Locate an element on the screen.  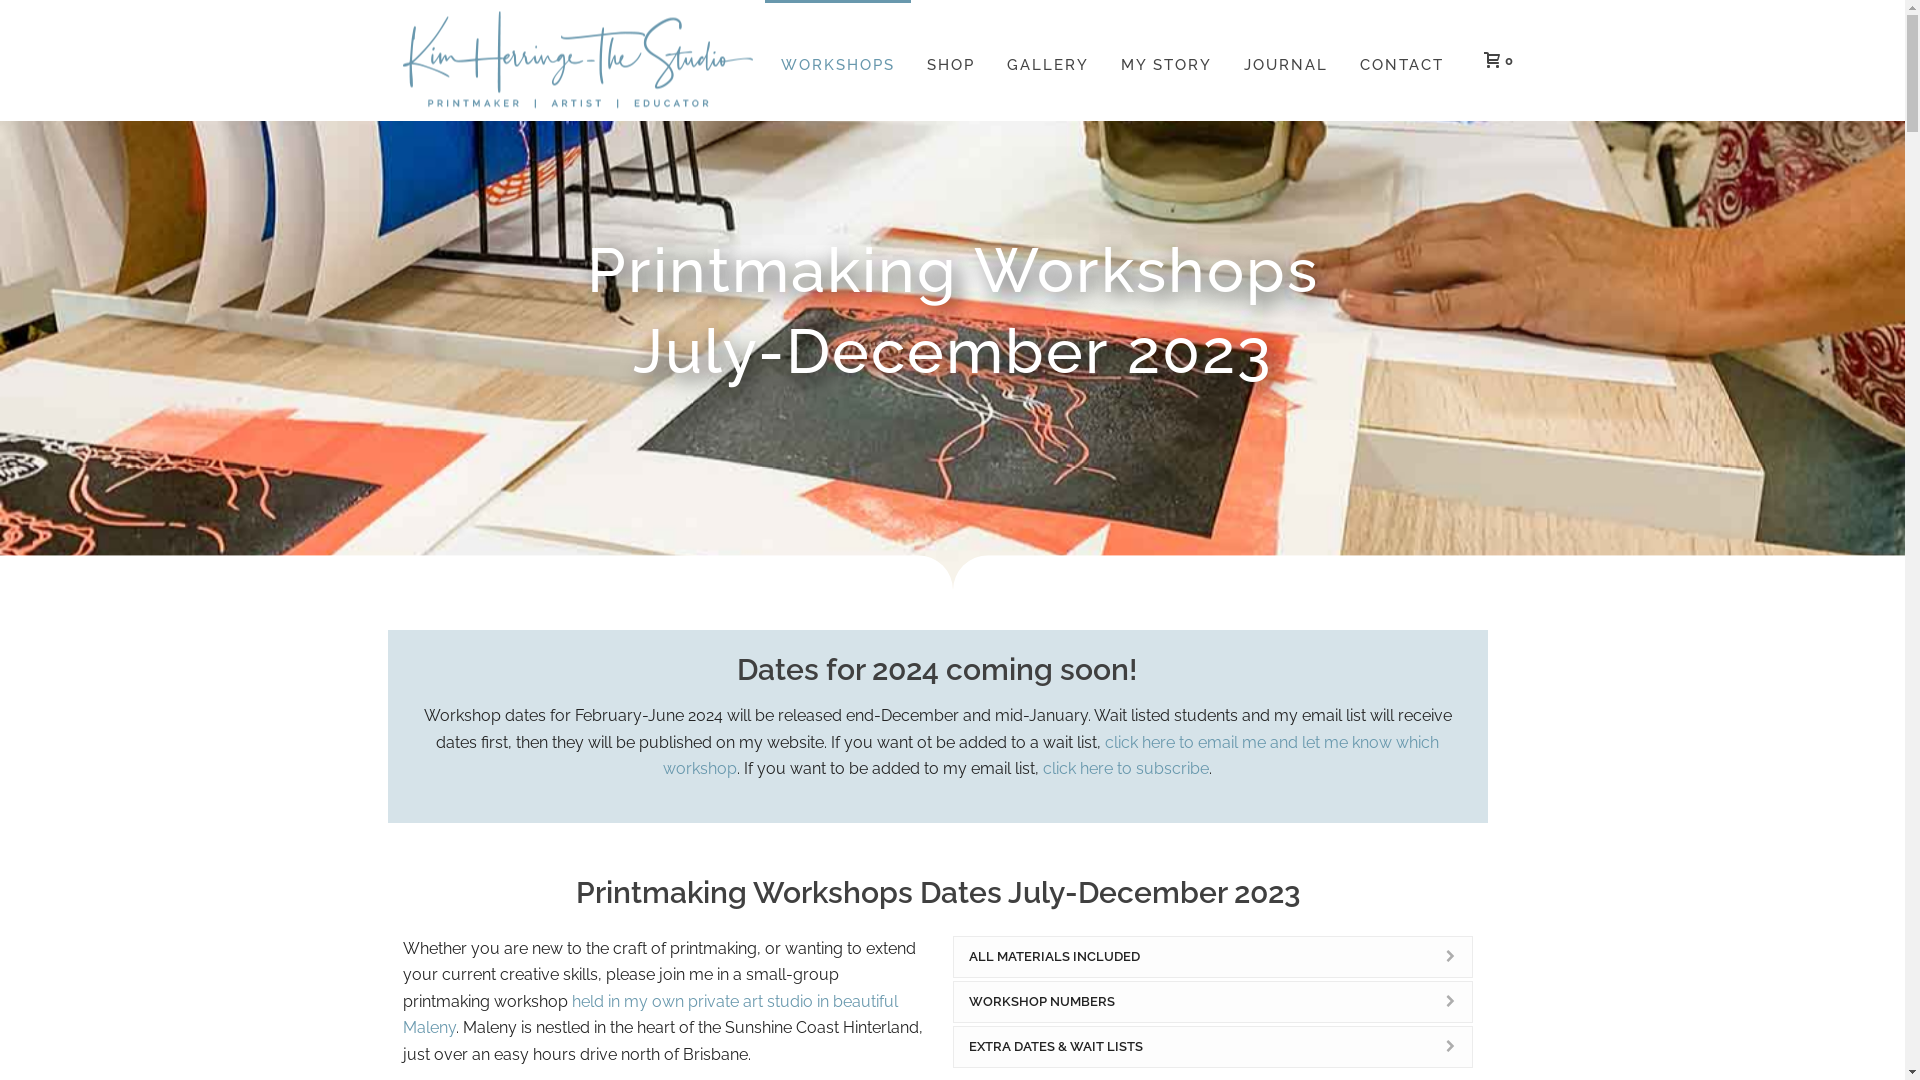
'held in my own private art studio in beautiful Maleny' is located at coordinates (649, 1014).